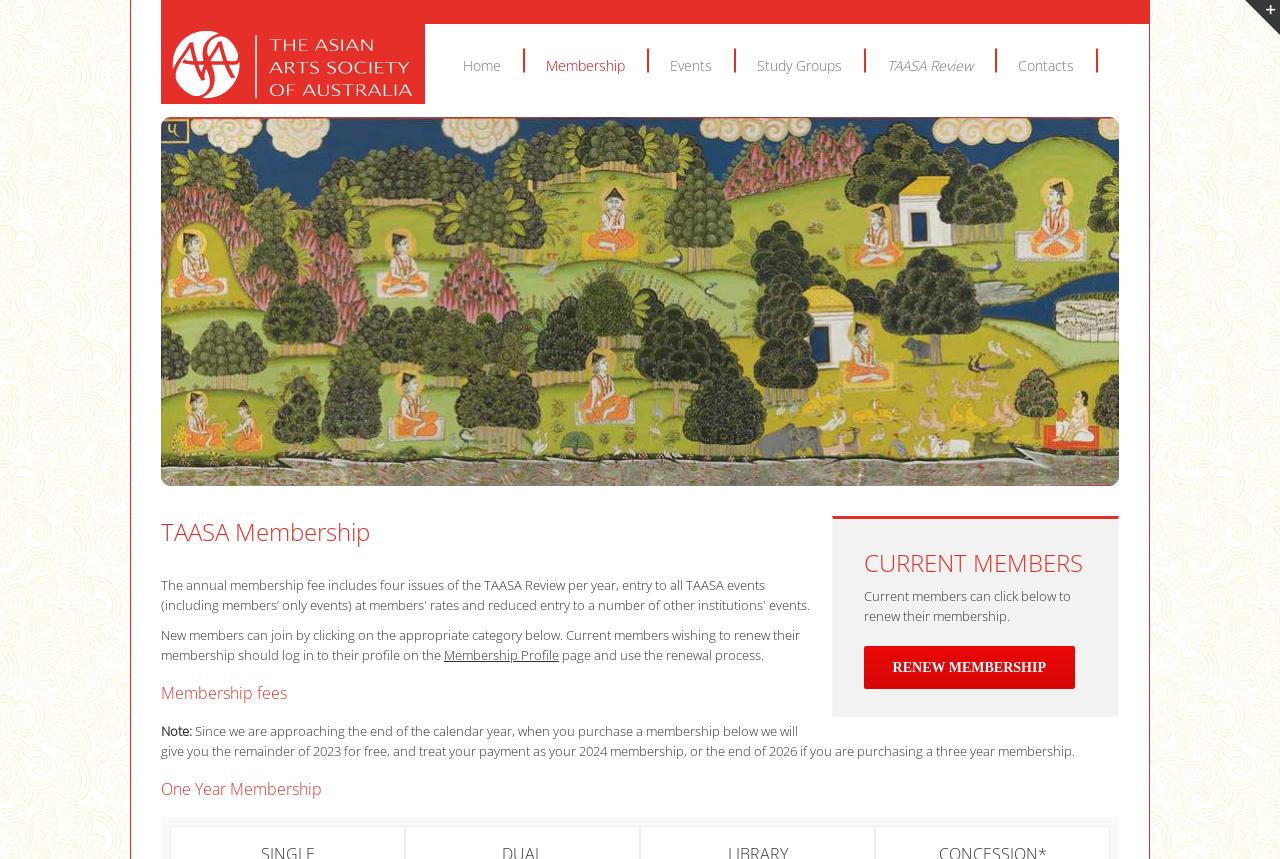  What do you see at coordinates (264, 530) in the screenshot?
I see `'TAASA Membership'` at bounding box center [264, 530].